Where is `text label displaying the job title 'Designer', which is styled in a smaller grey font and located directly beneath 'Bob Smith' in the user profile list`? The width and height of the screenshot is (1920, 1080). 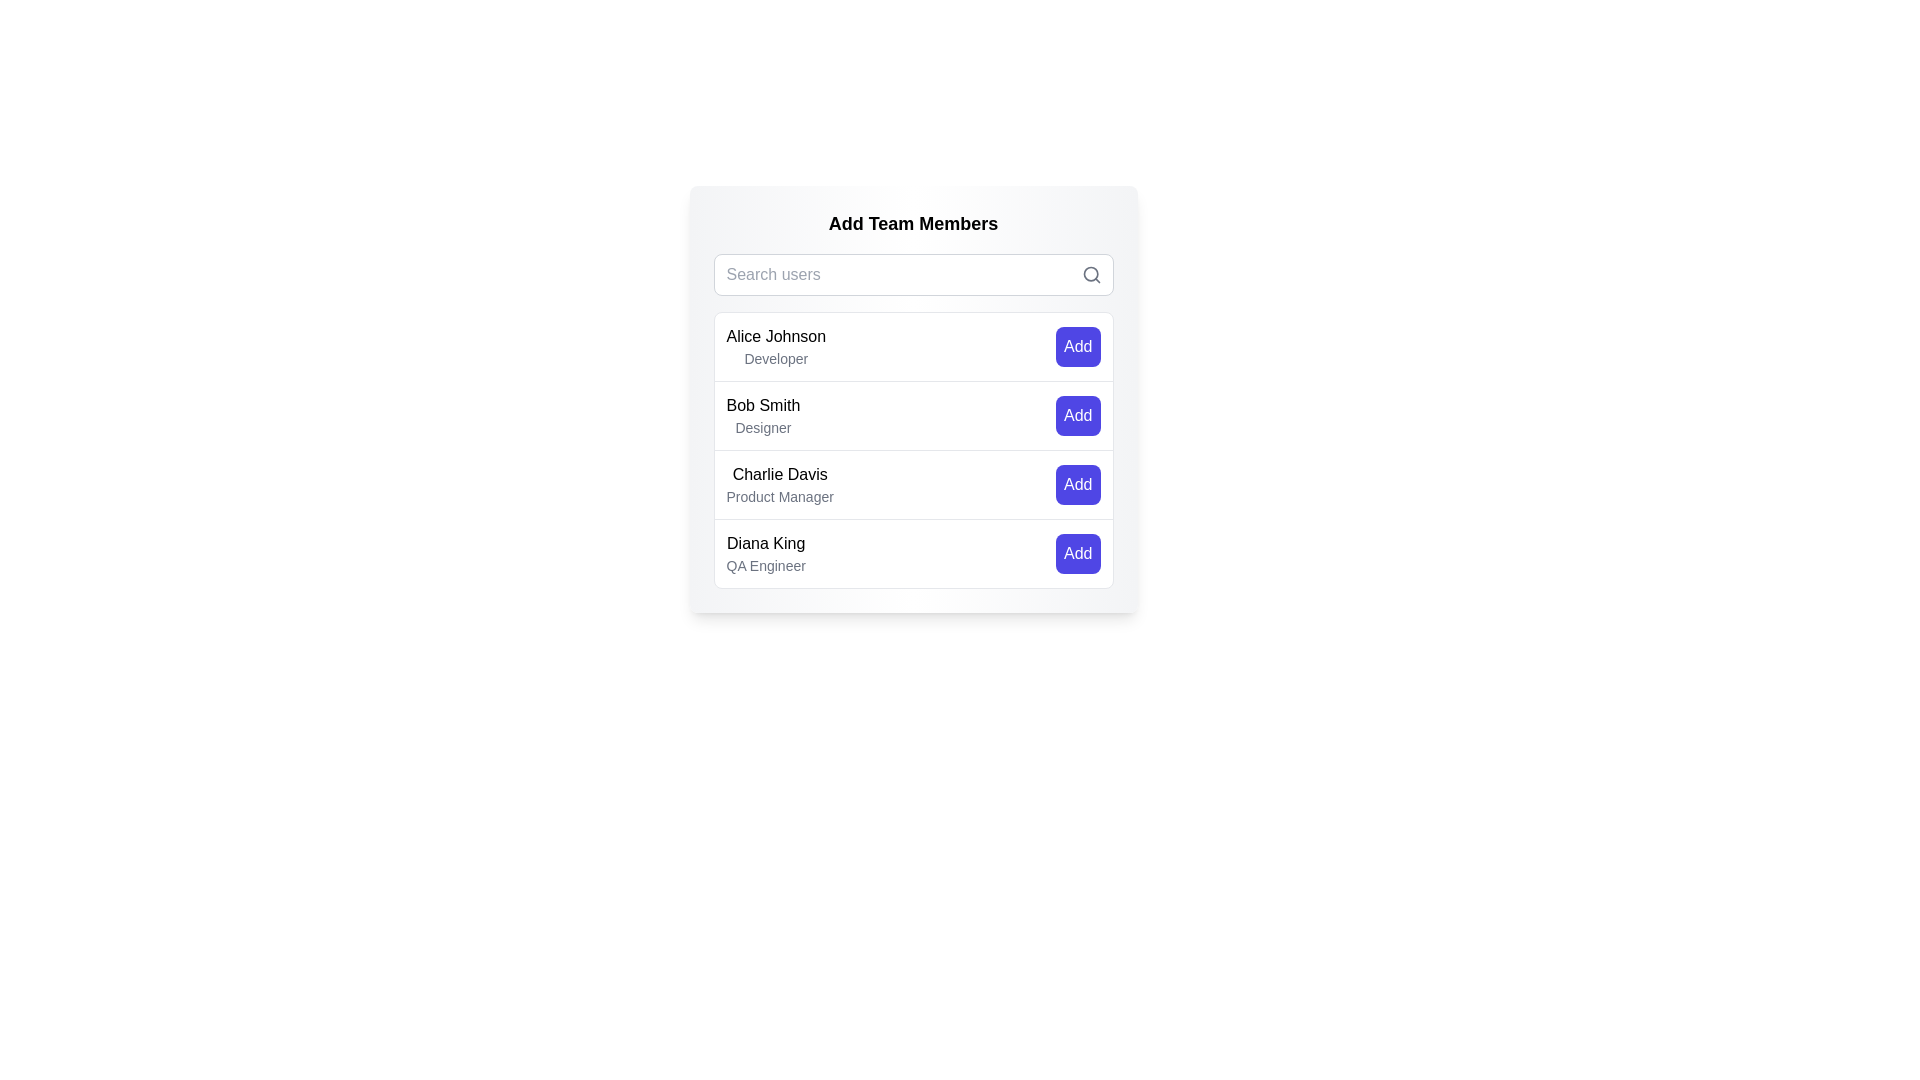
text label displaying the job title 'Designer', which is styled in a smaller grey font and located directly beneath 'Bob Smith' in the user profile list is located at coordinates (762, 427).